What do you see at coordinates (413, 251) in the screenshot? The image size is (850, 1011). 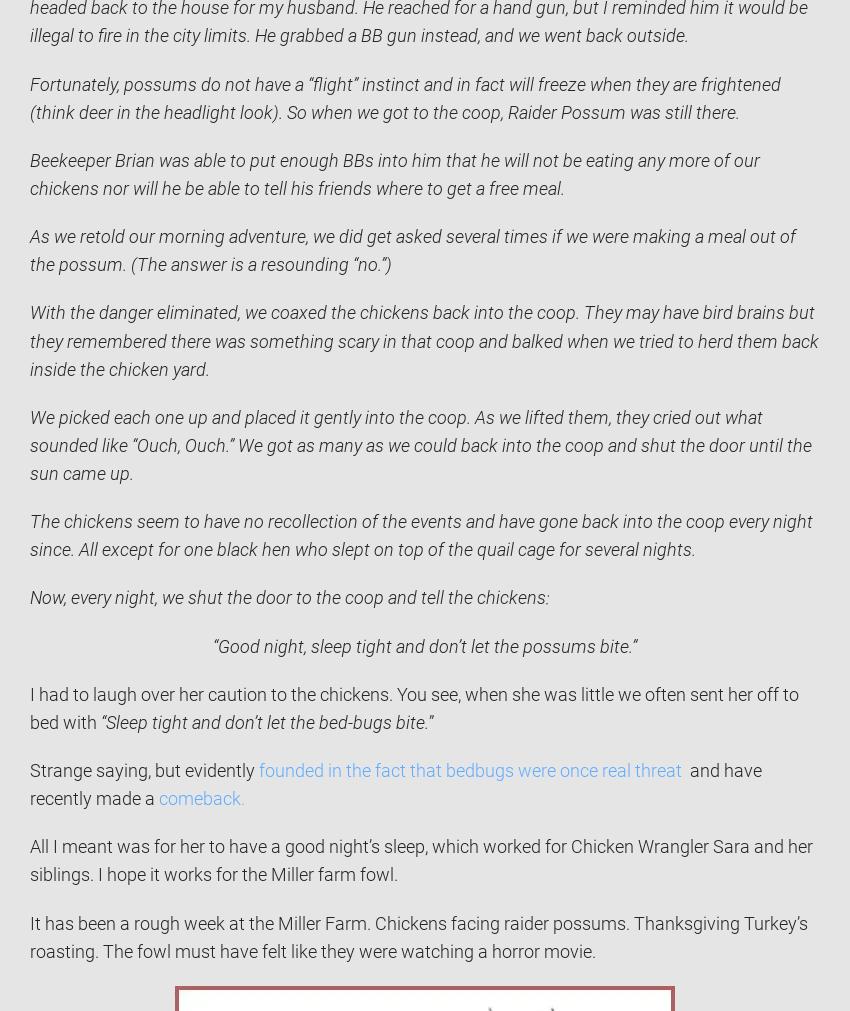 I see `'As we retold our morning adventure, we did get asked several times if we were making a meal out of the possum. (The answer is a resounding “no.”)'` at bounding box center [413, 251].